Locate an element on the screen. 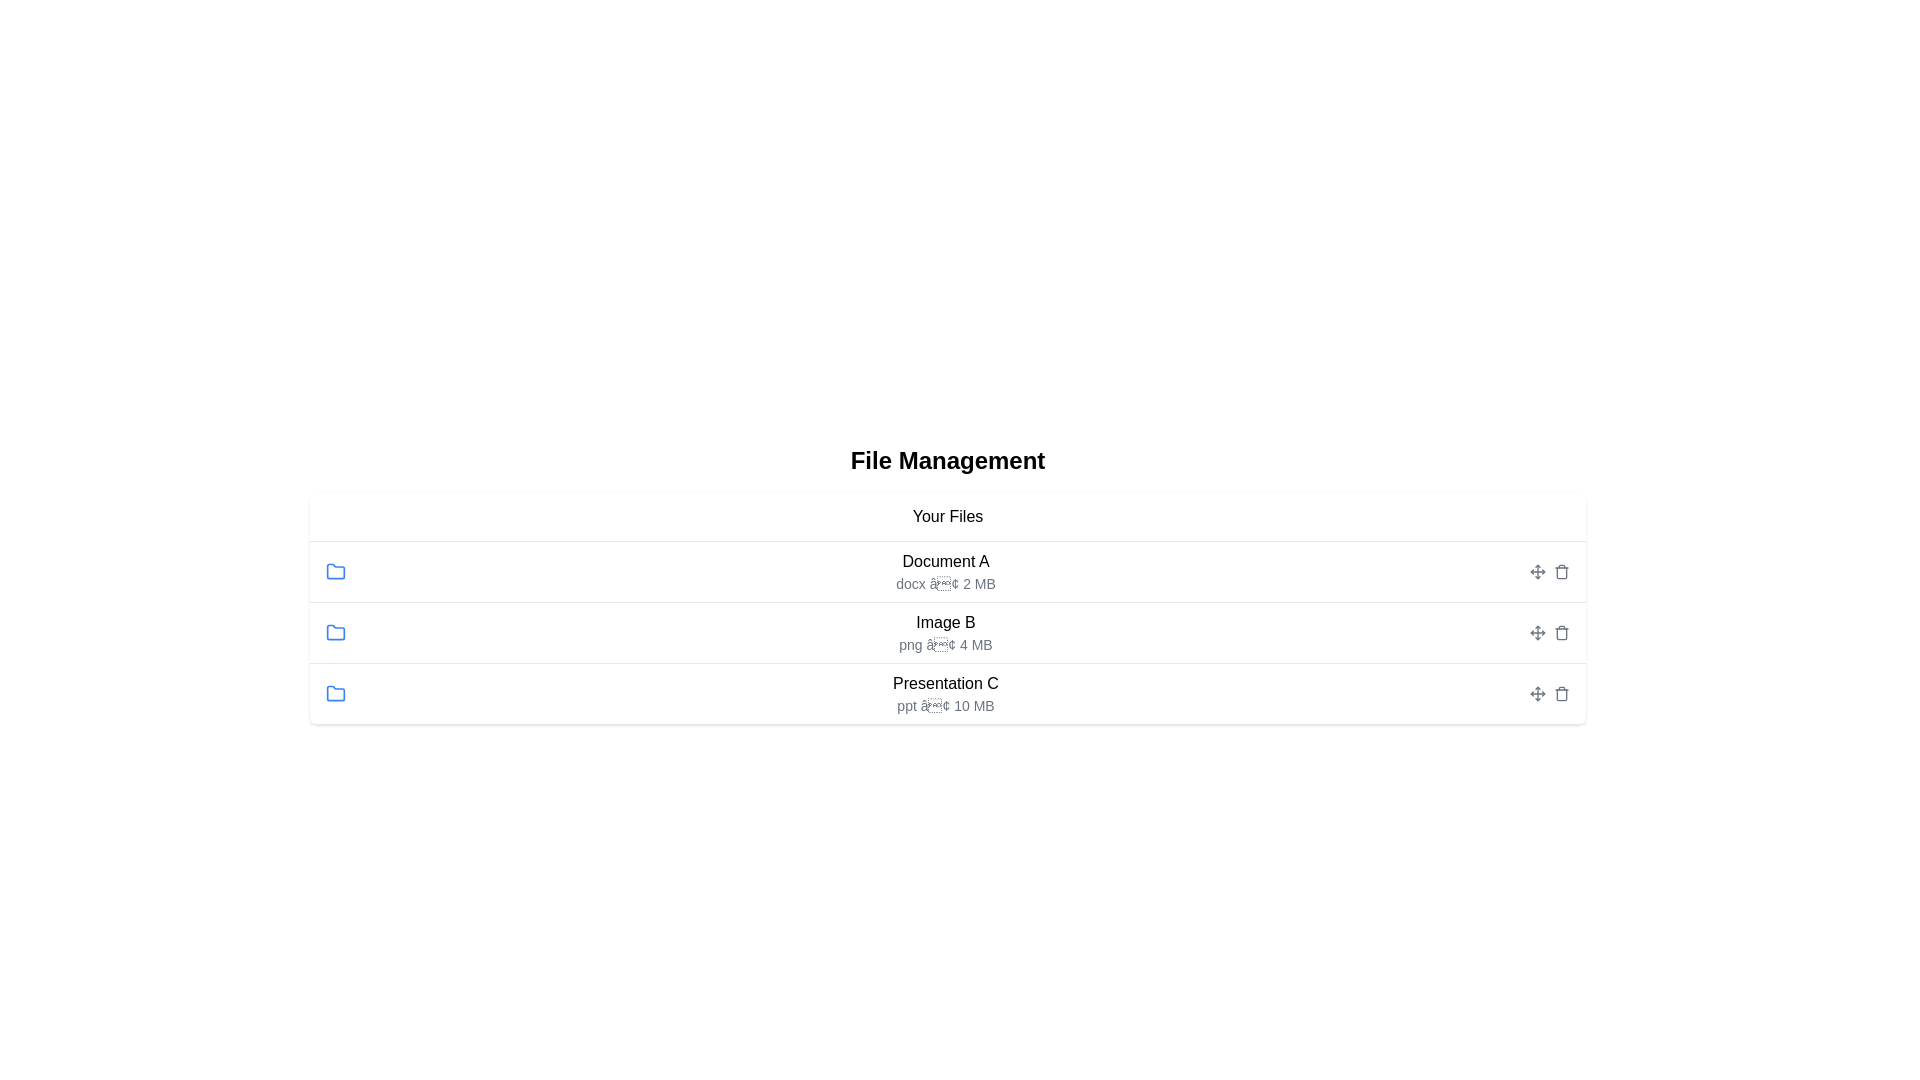 Image resolution: width=1920 pixels, height=1080 pixels. the trash can icon located at the rightmost side of the 'Image B' row is located at coordinates (1560, 633).